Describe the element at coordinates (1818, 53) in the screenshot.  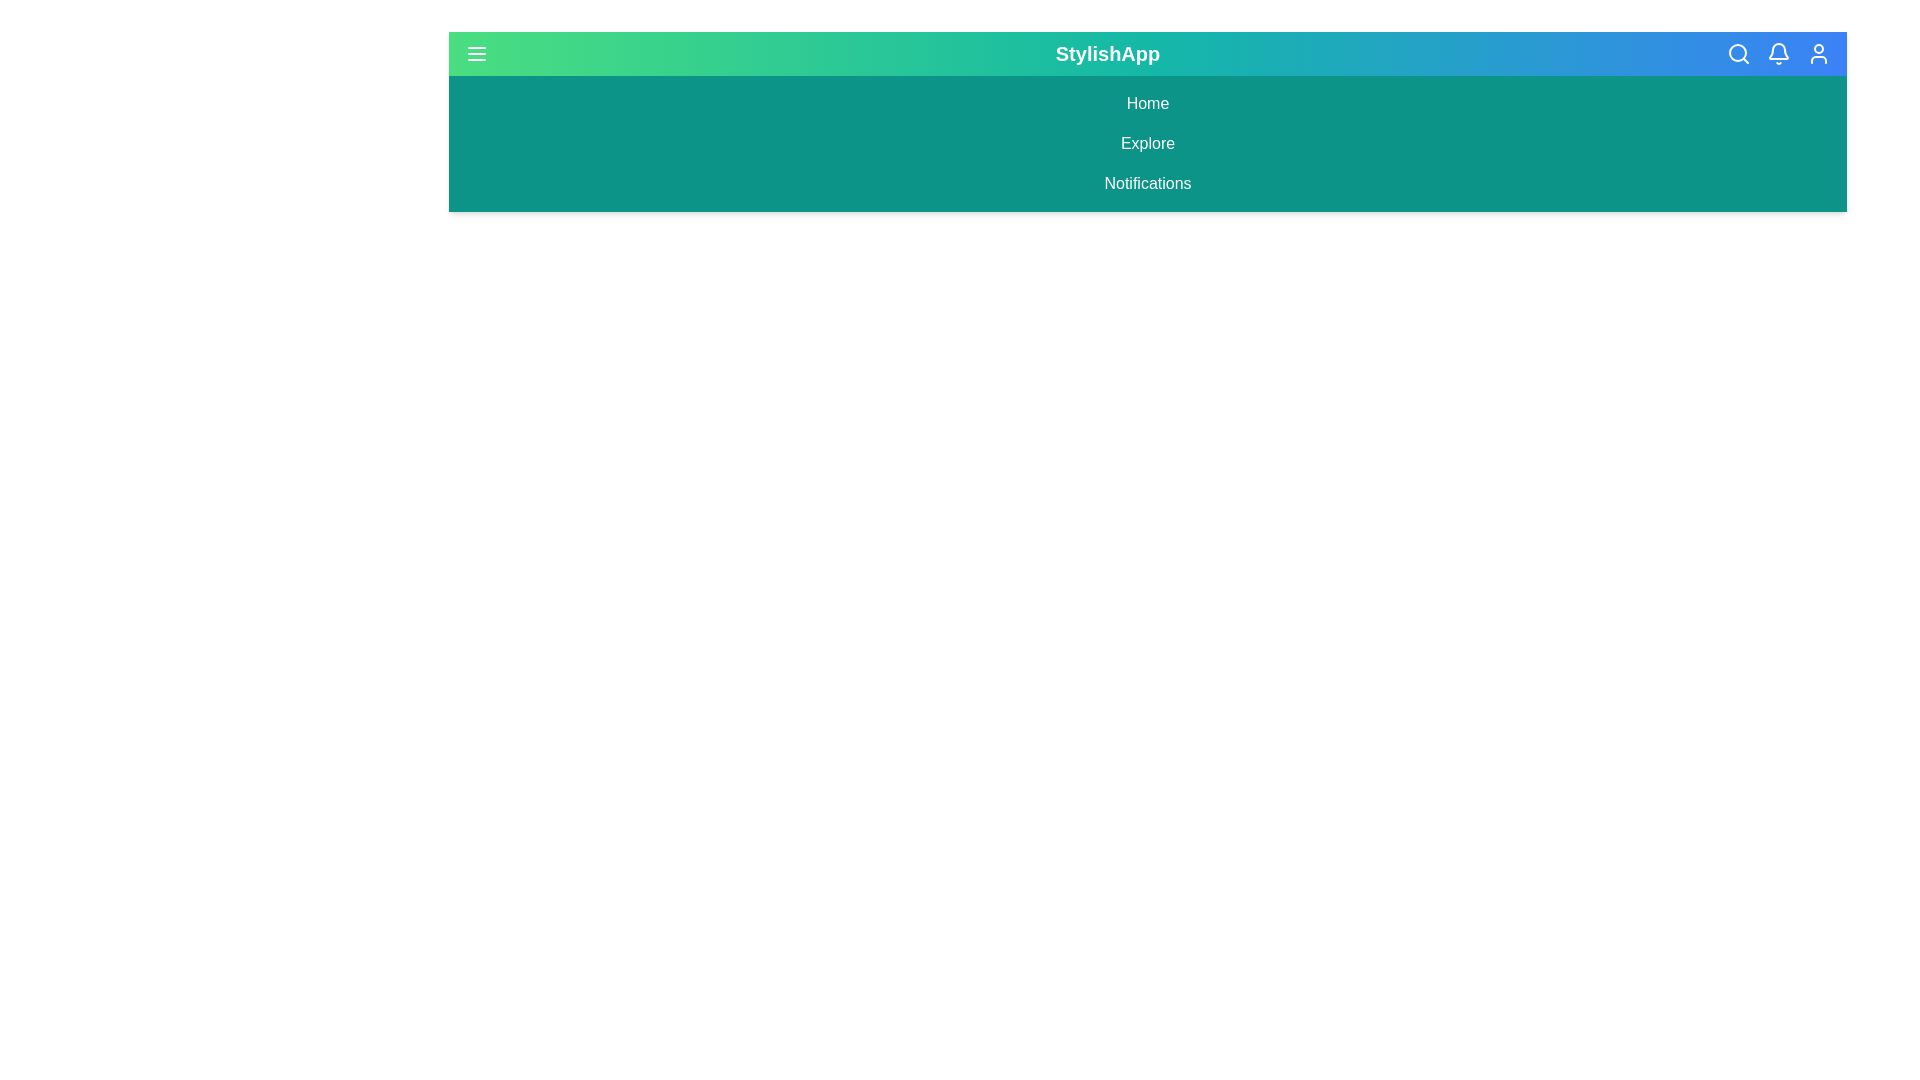
I see `the User icon in the header` at that location.